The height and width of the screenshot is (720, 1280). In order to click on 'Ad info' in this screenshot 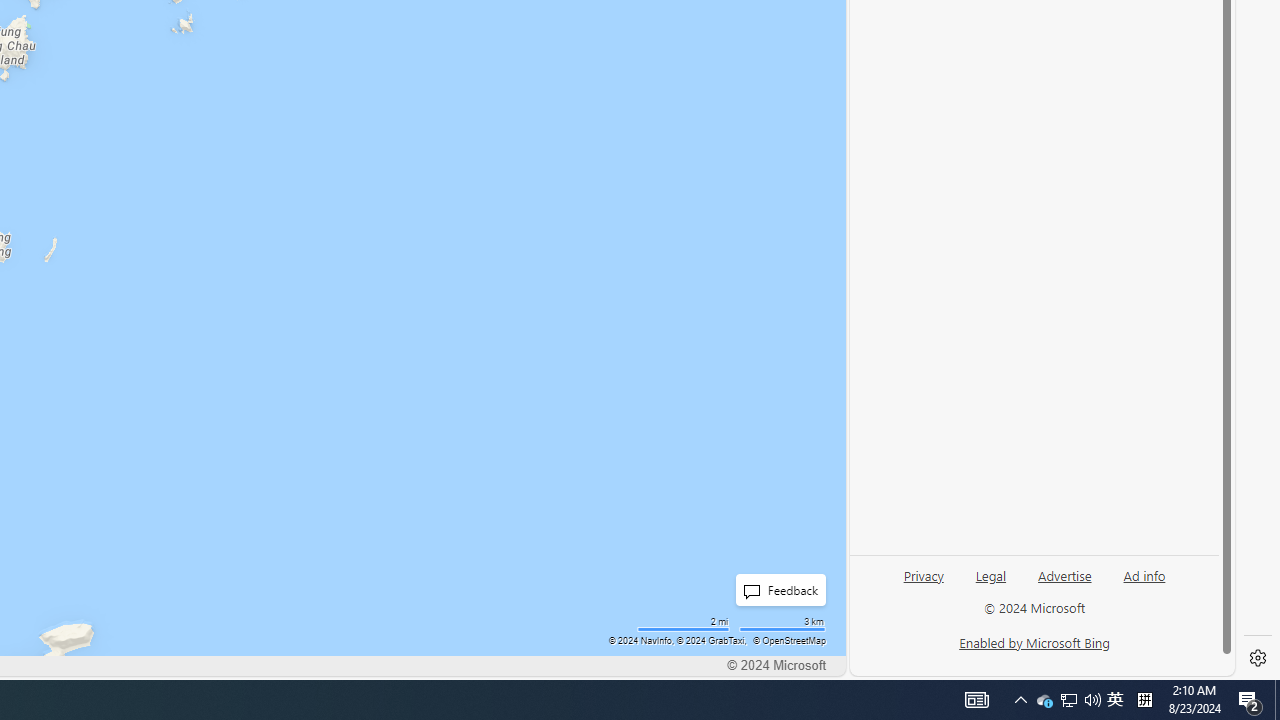, I will do `click(1144, 583)`.